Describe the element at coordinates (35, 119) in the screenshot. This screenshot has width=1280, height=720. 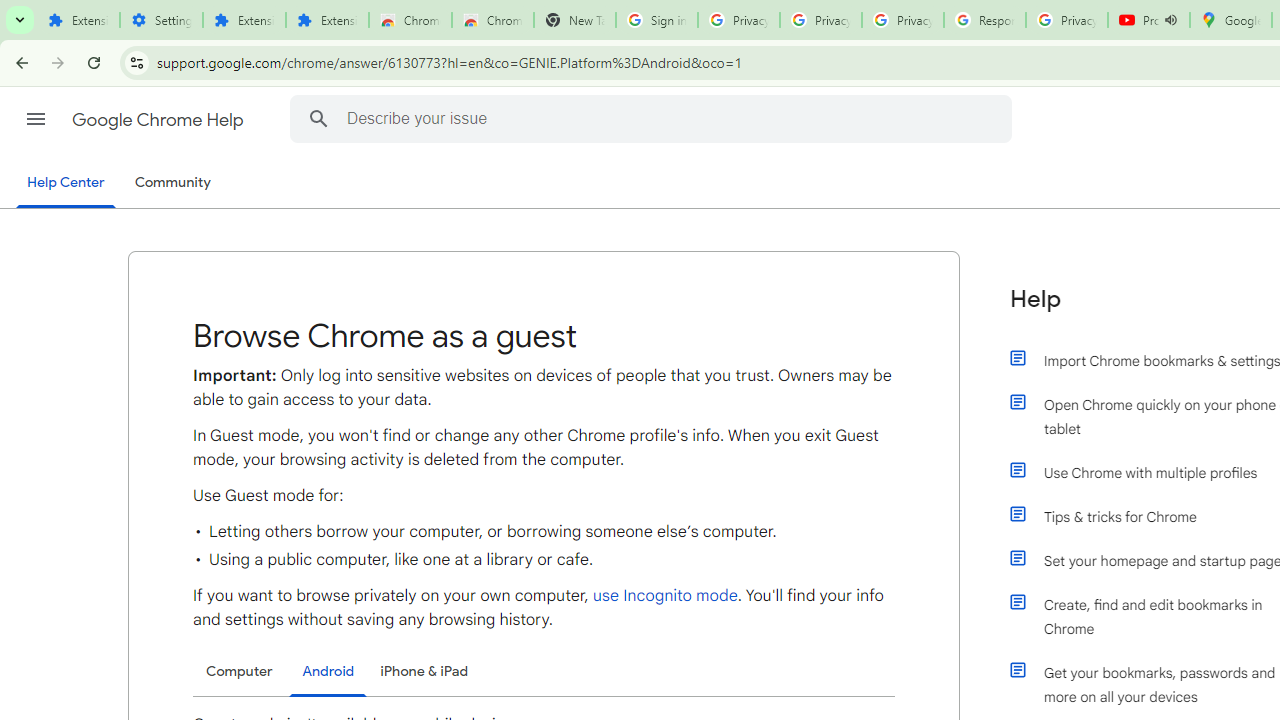
I see `'Main menu'` at that location.